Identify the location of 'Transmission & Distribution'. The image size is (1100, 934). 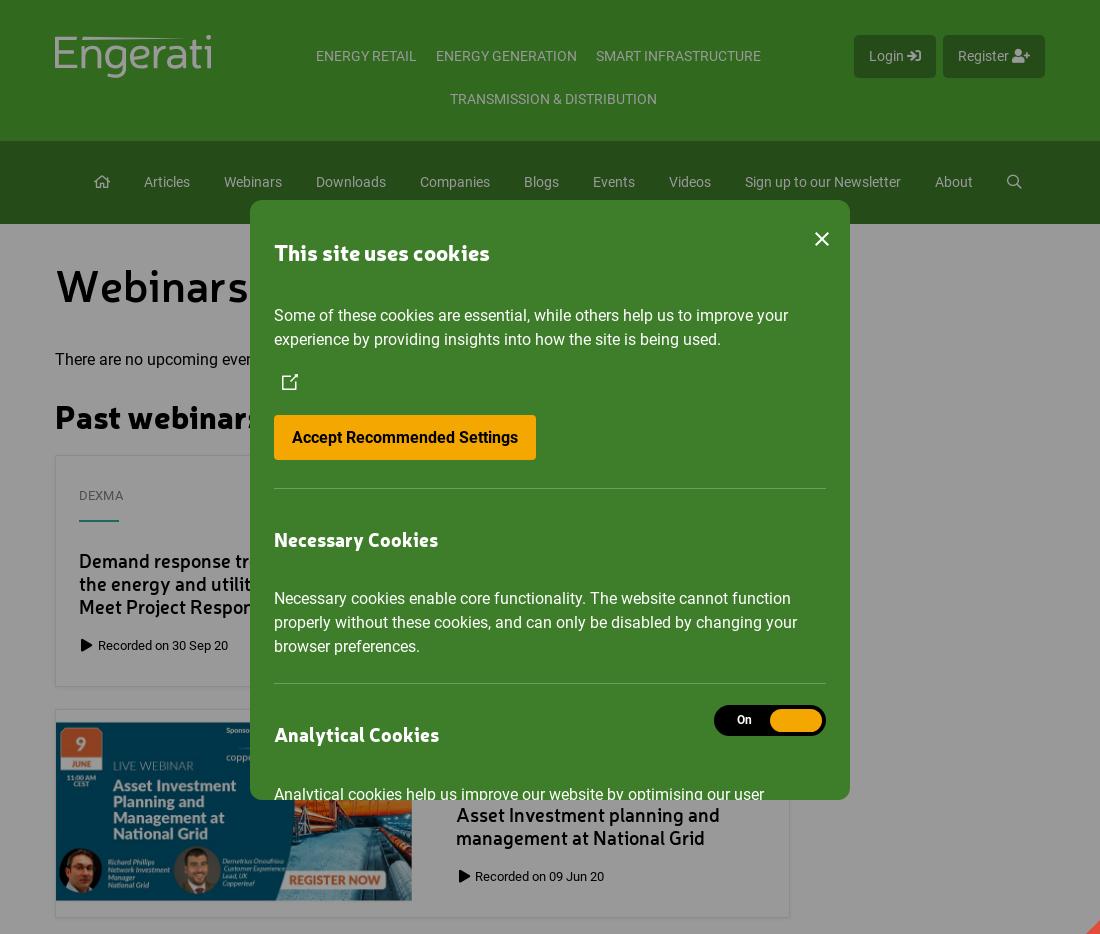
(552, 98).